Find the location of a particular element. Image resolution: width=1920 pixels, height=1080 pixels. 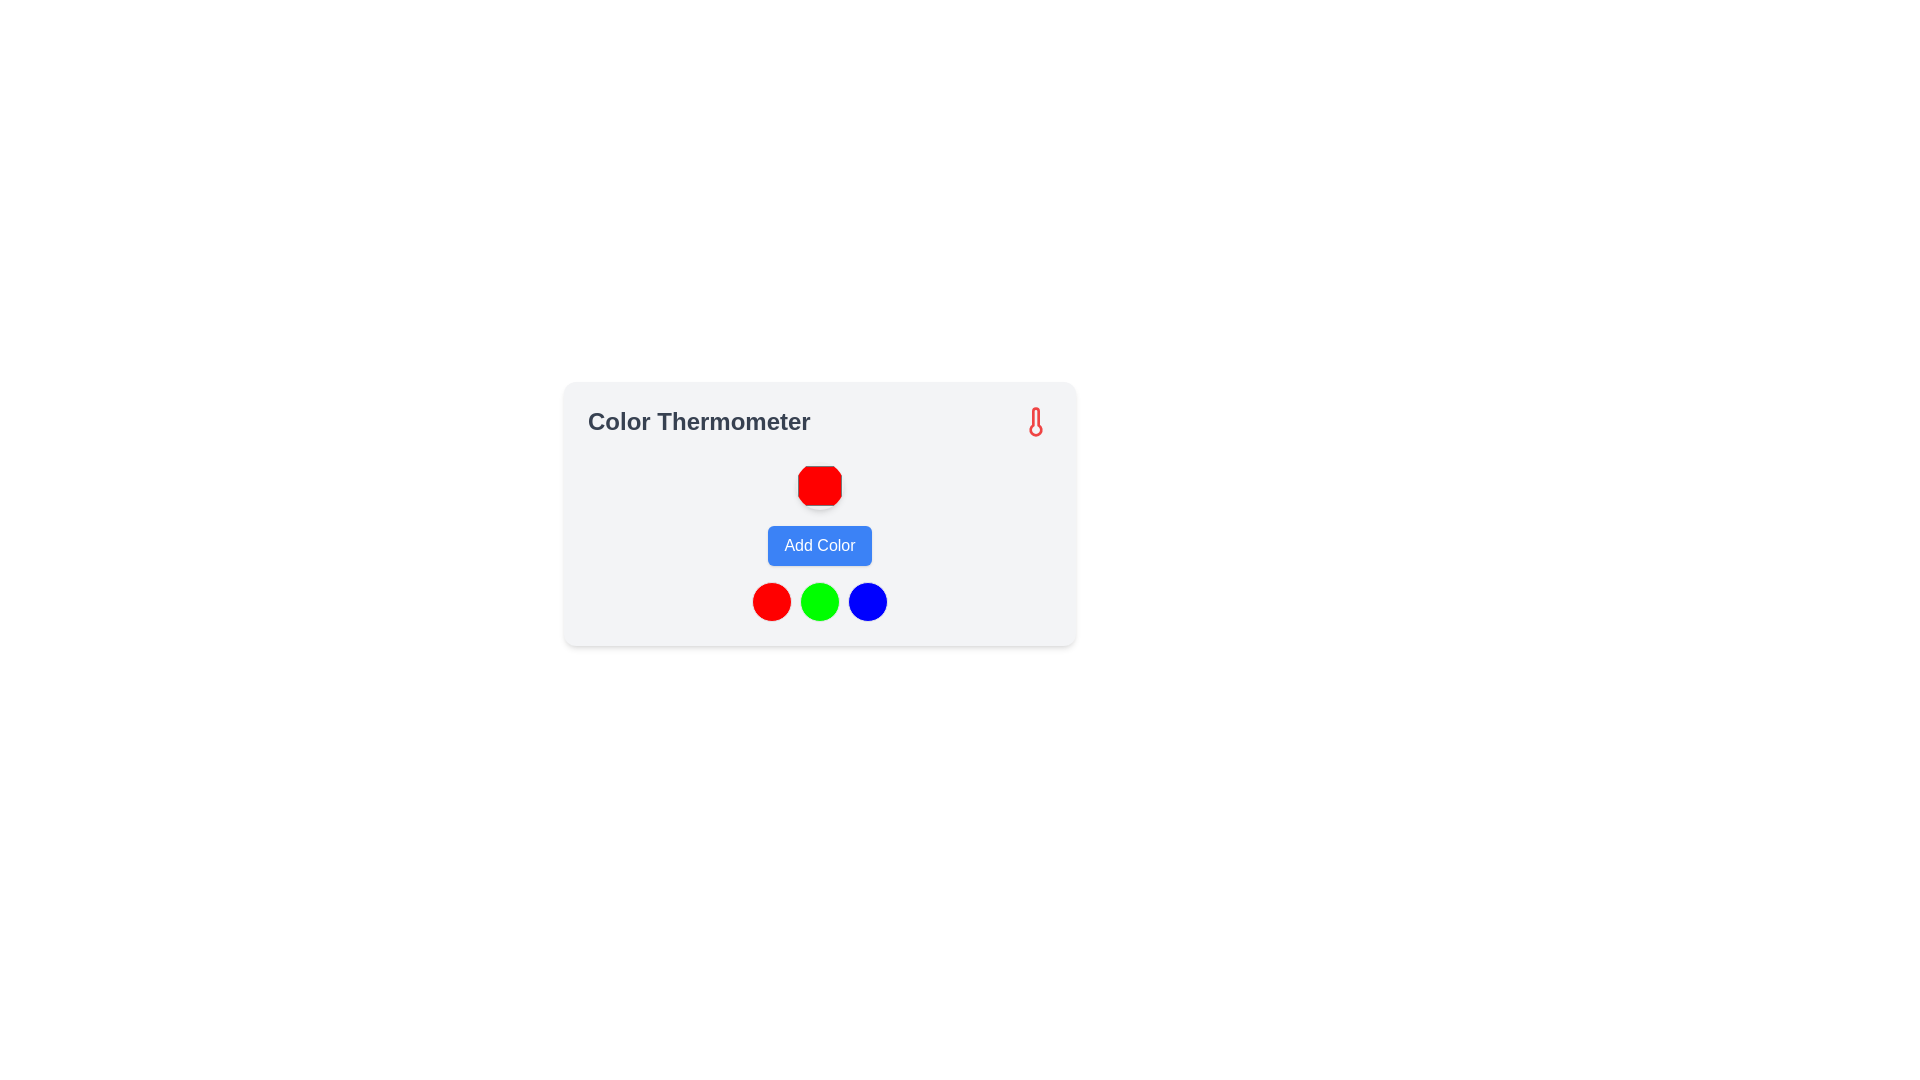

the blue button labeled 'Add Color' located in the 'Color Thermometer' panel, positioned centrally below a red octagonal icon and above three circular colored indicators is located at coordinates (849, 534).